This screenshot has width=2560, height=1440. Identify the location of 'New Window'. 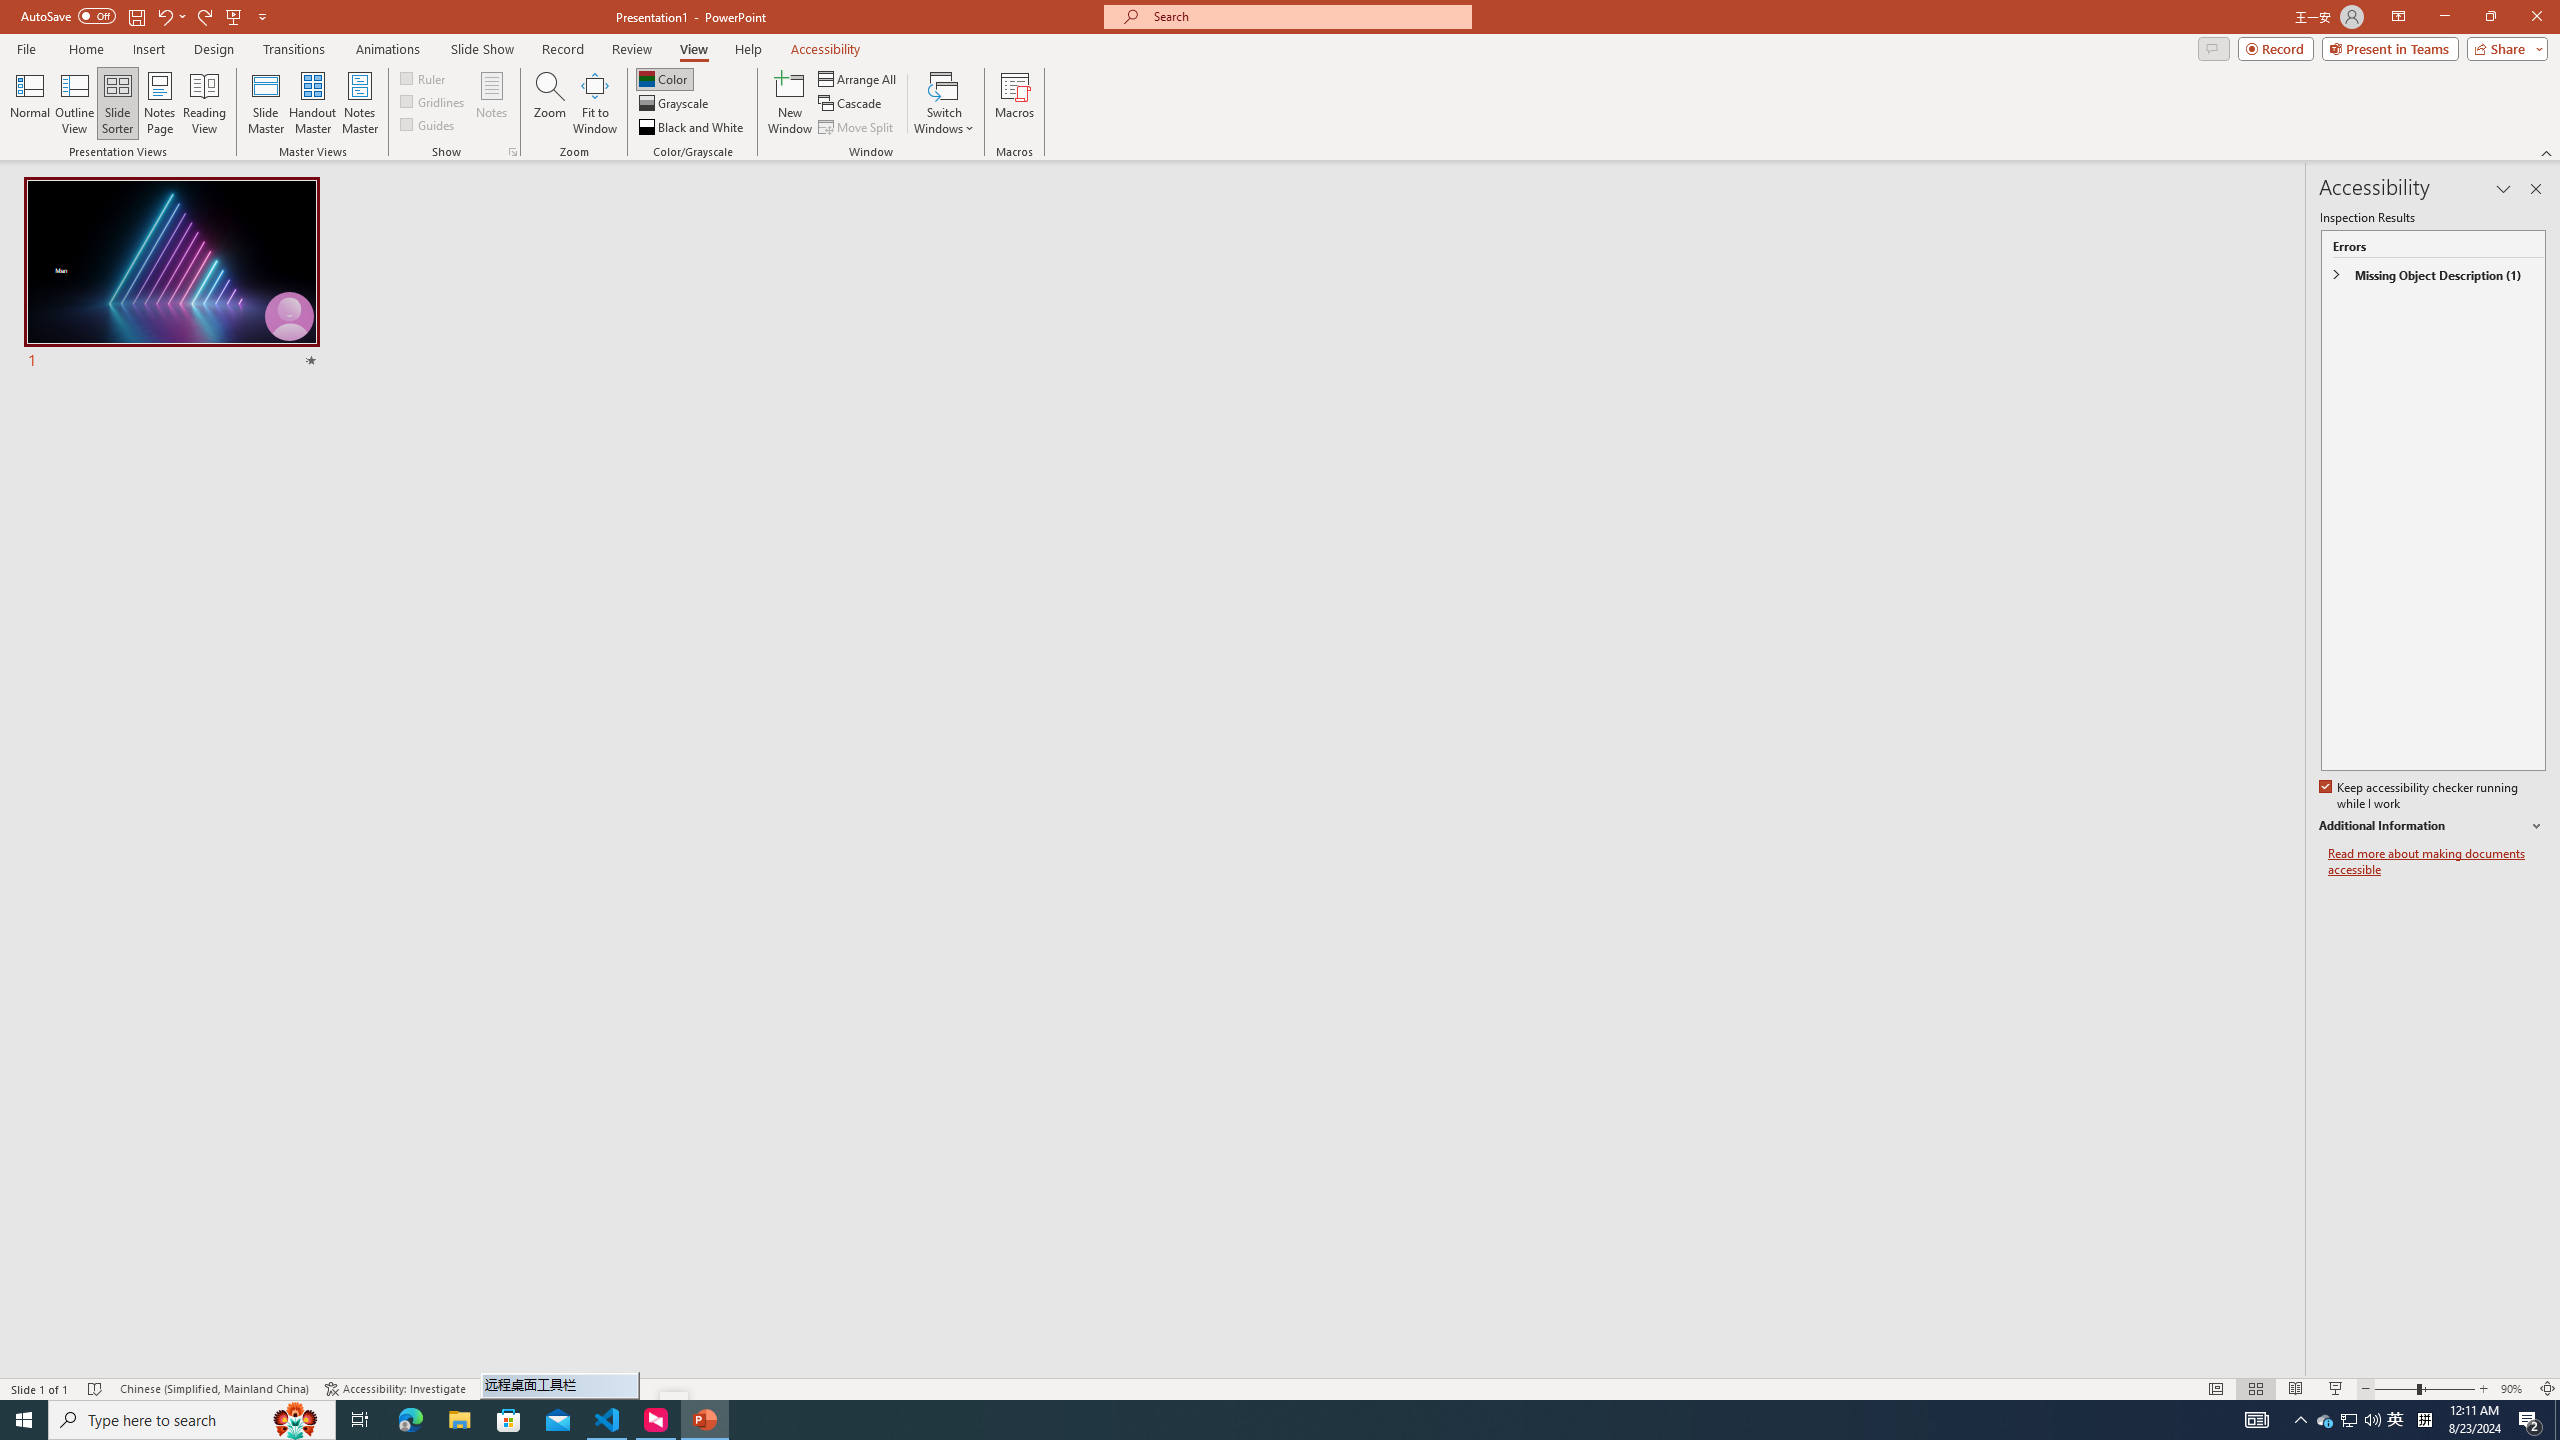
(788, 103).